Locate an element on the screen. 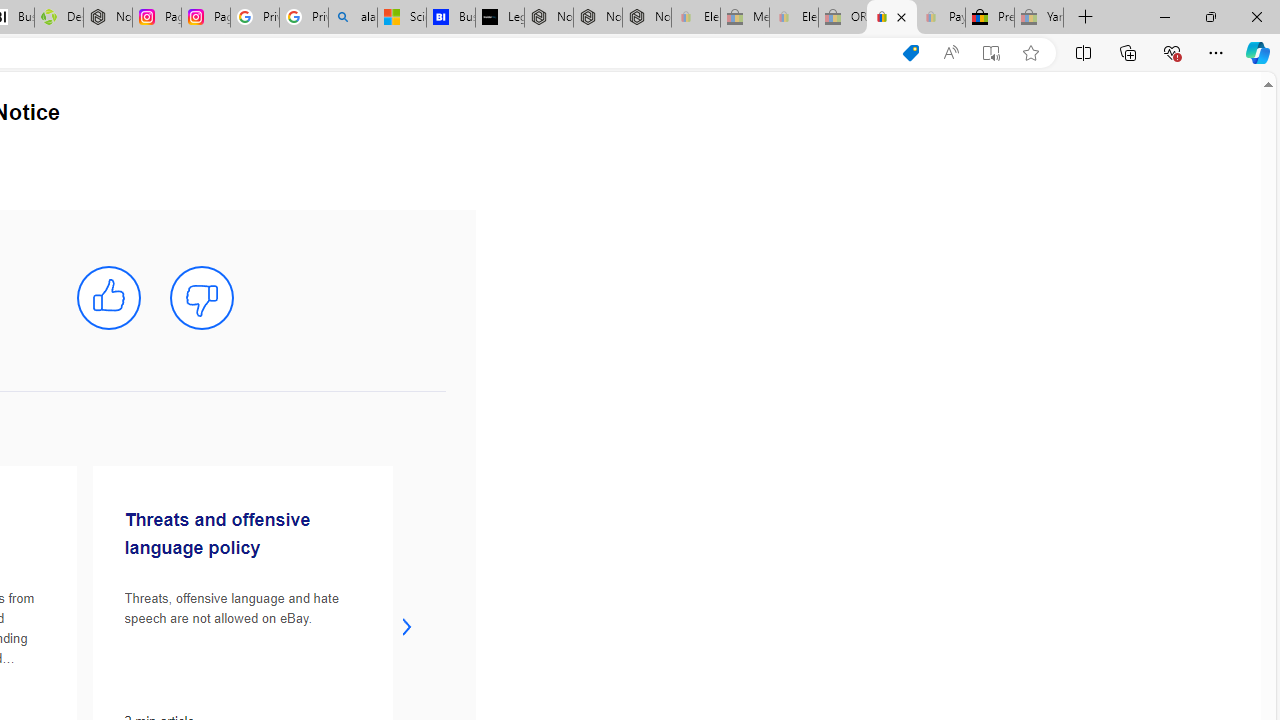 The height and width of the screenshot is (720, 1280). 'Press Room - eBay Inc.' is located at coordinates (990, 17).